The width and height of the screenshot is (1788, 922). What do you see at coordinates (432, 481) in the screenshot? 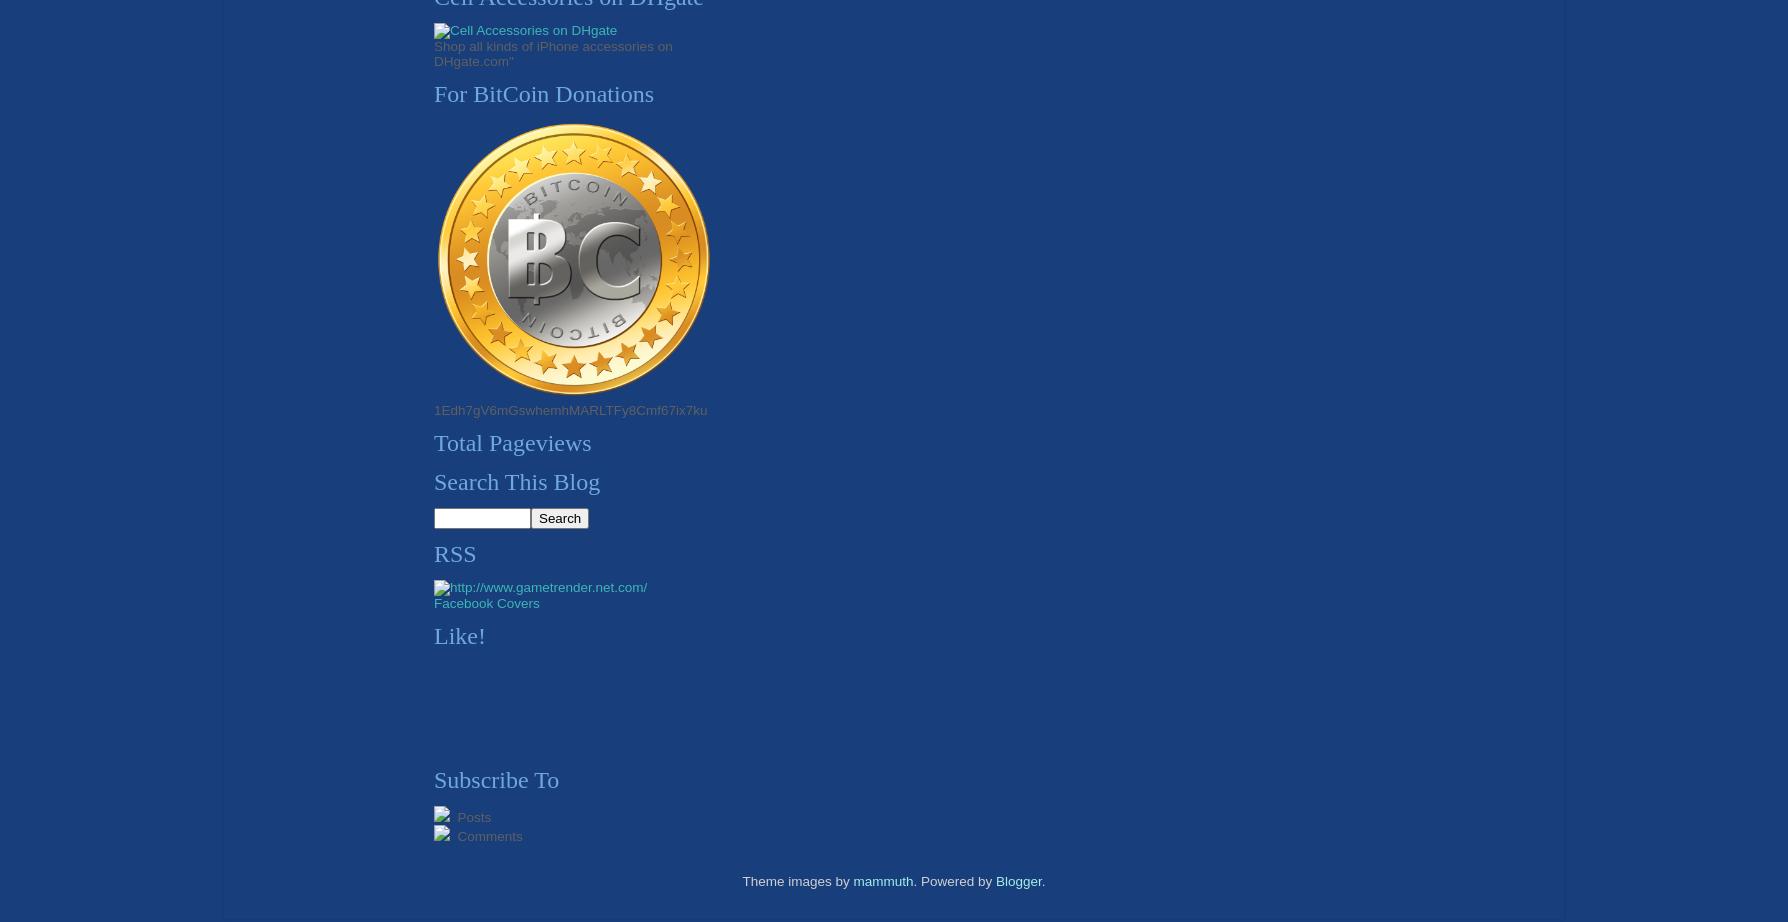
I see `'Search This Blog'` at bounding box center [432, 481].